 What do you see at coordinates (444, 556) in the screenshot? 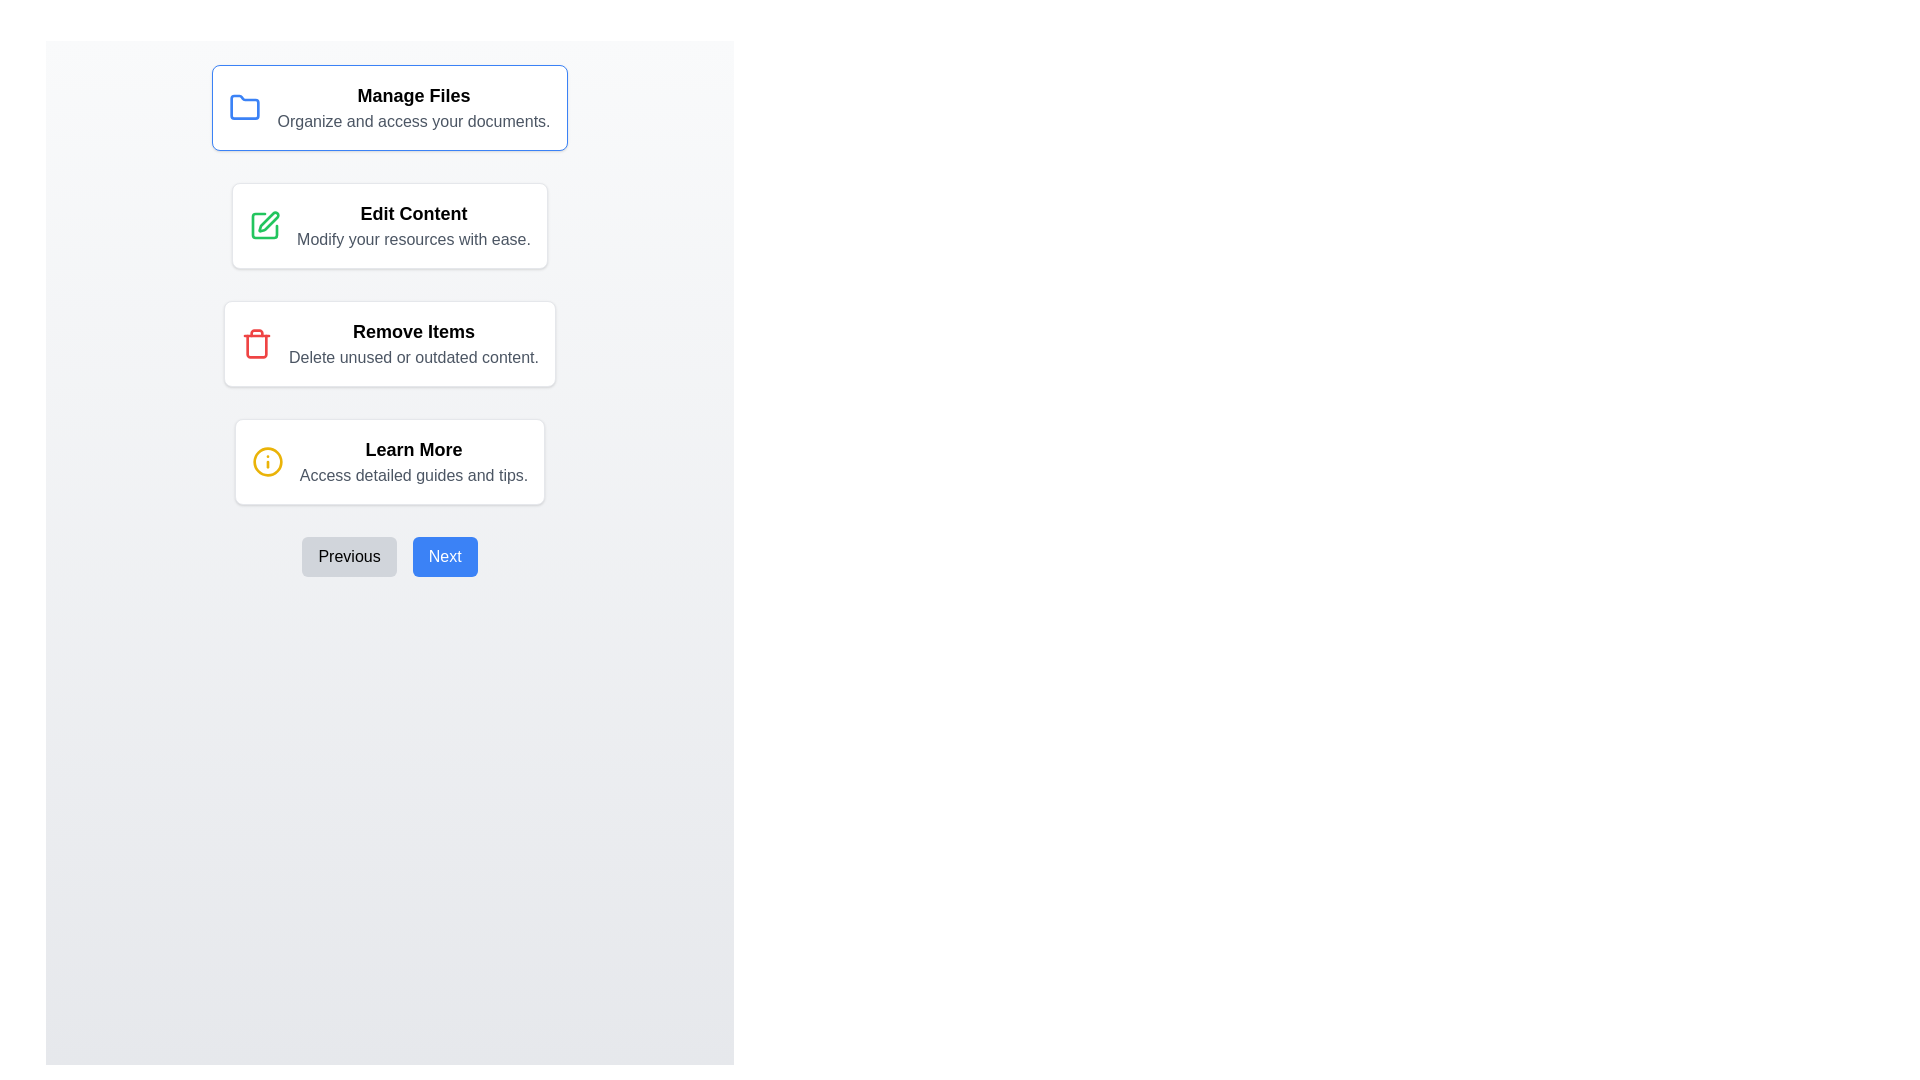
I see `the 'Next' button with a blue background and rounded corners` at bounding box center [444, 556].